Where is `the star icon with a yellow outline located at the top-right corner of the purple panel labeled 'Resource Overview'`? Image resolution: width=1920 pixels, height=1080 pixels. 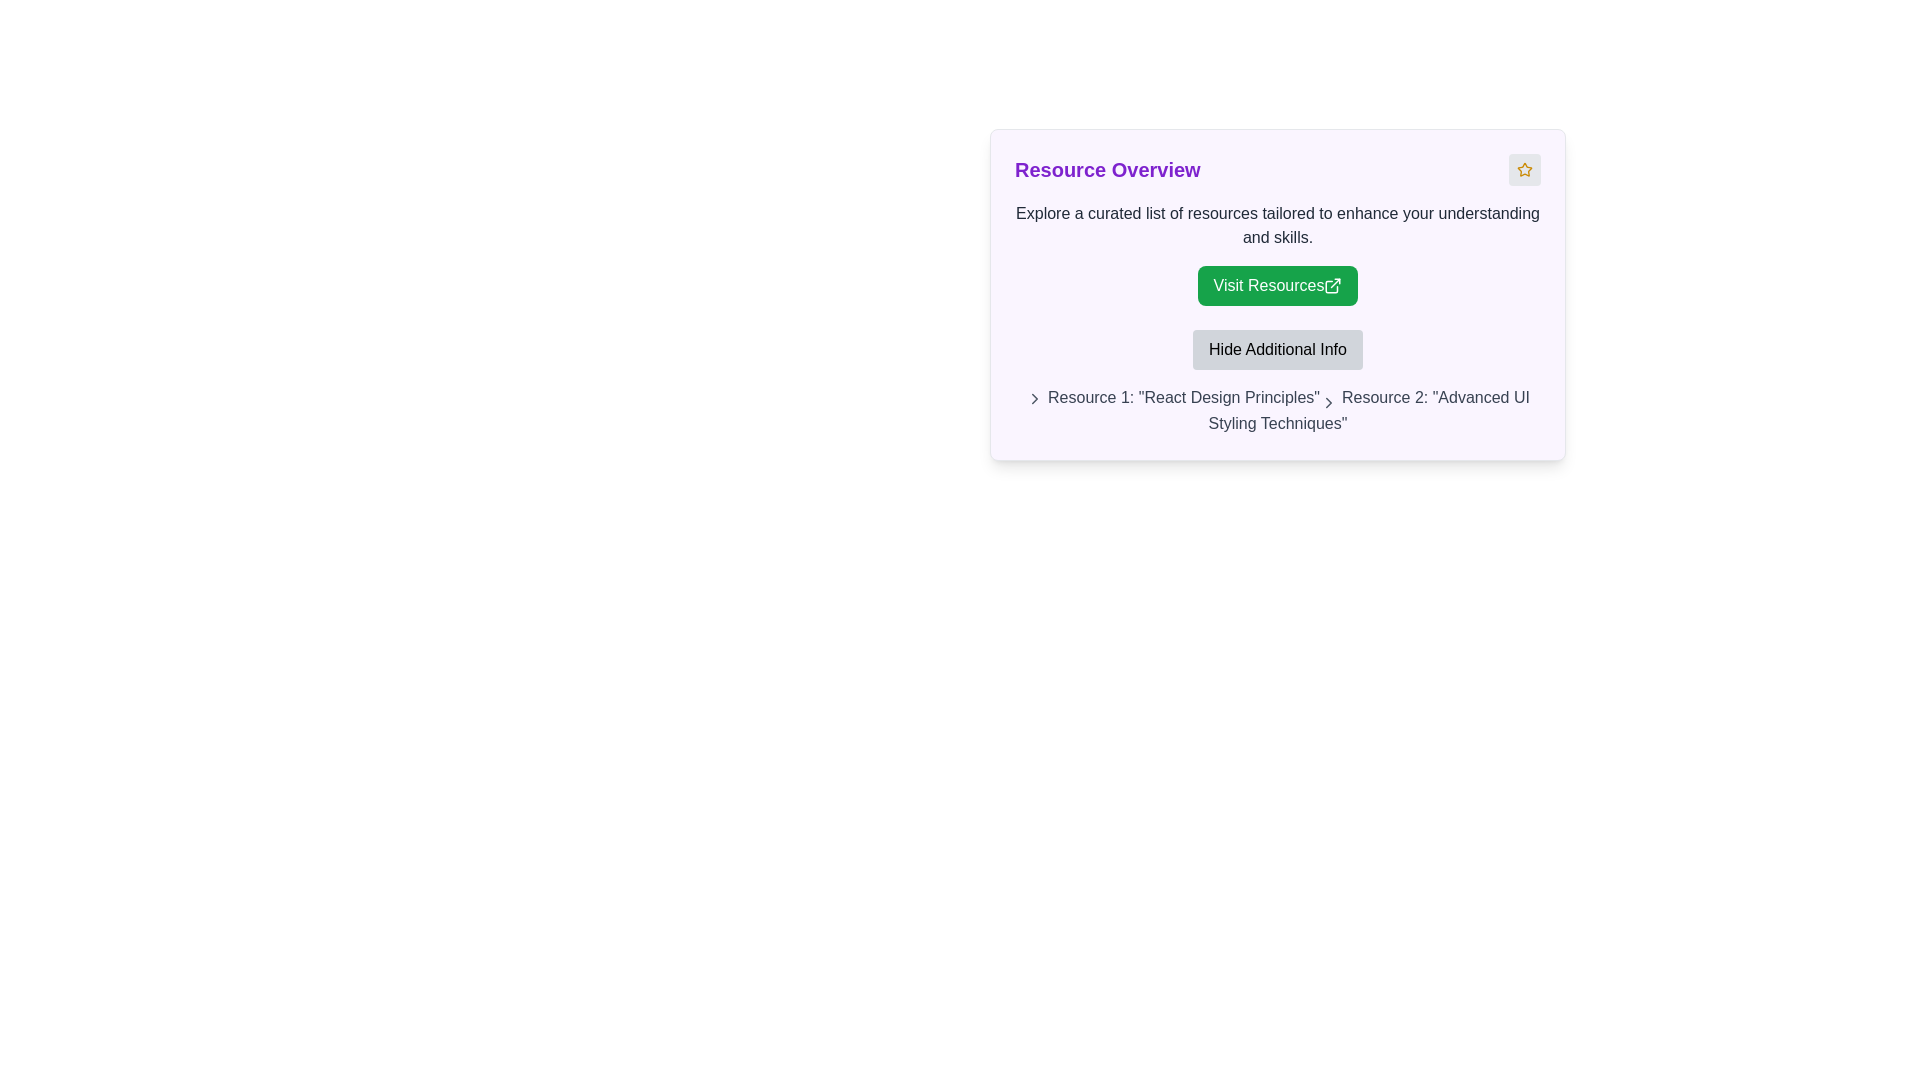 the star icon with a yellow outline located at the top-right corner of the purple panel labeled 'Resource Overview' is located at coordinates (1524, 168).